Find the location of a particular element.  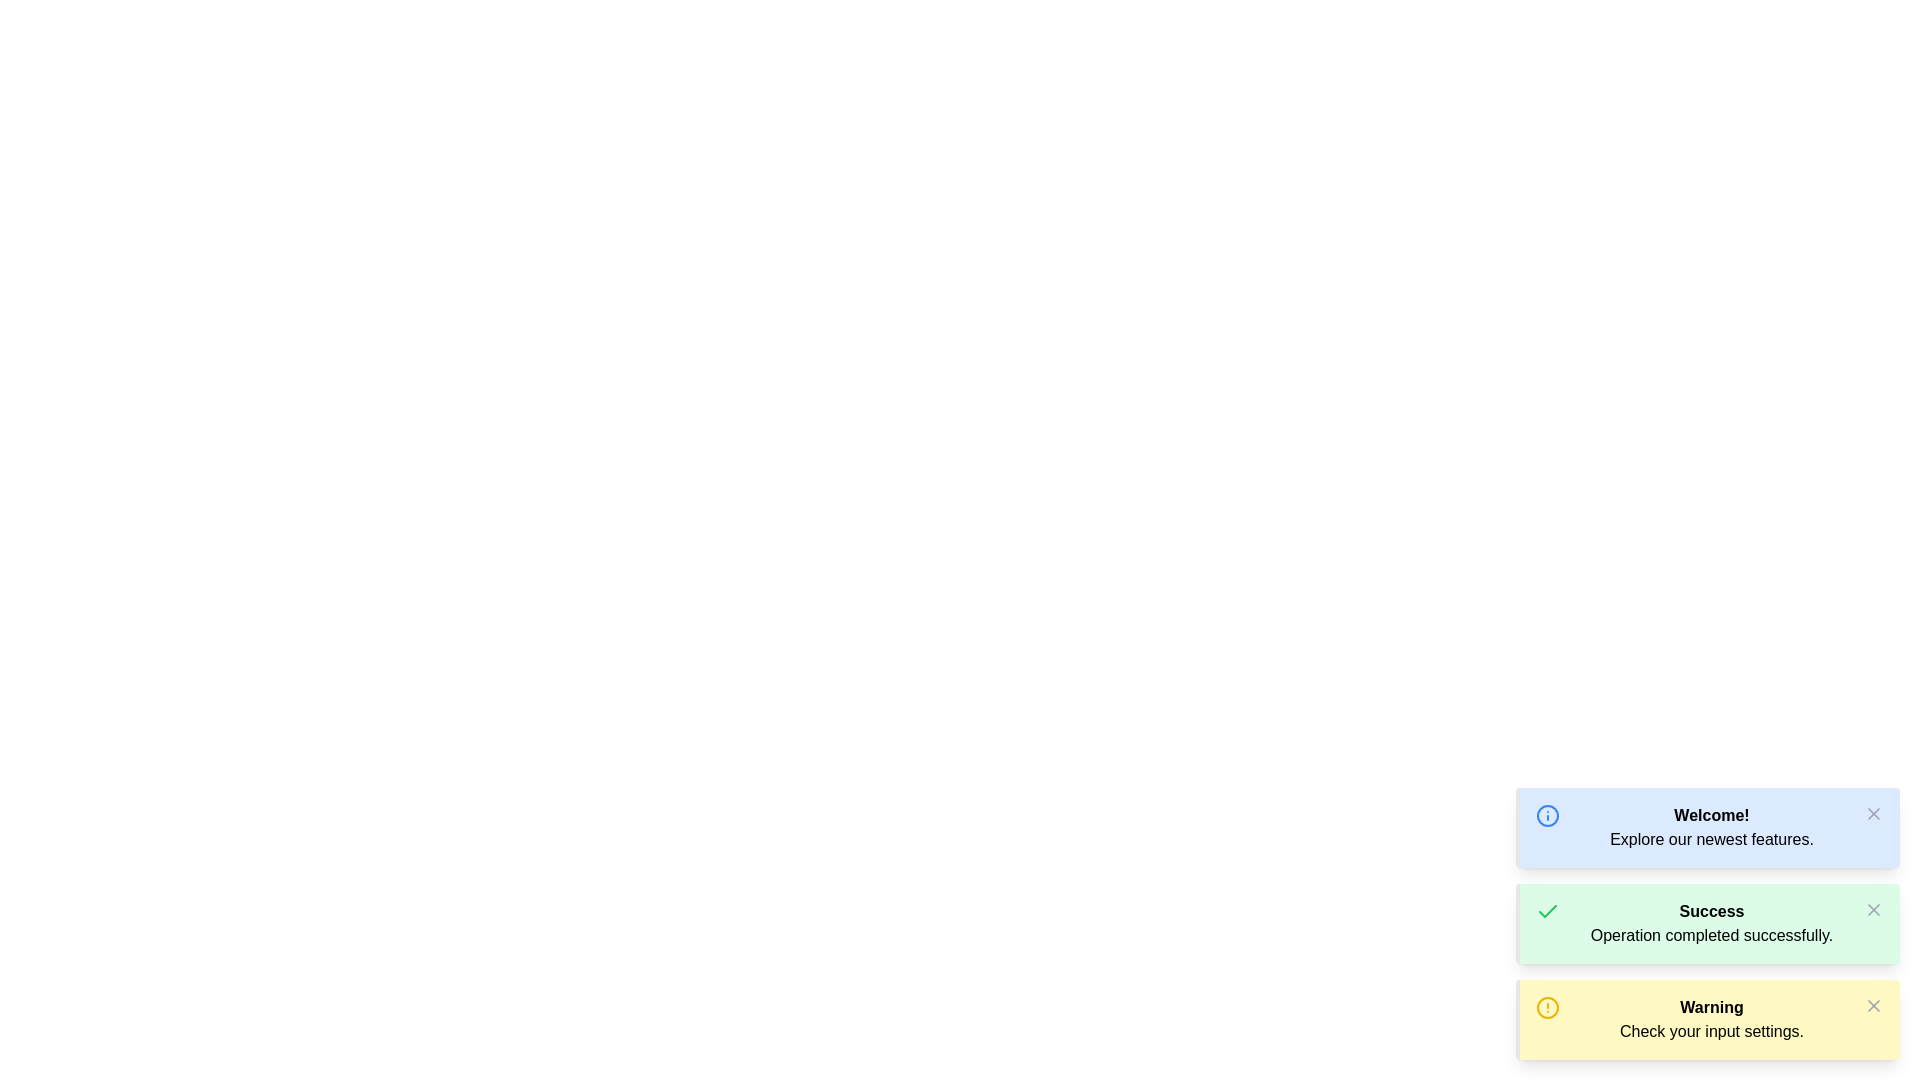

the text label that contains the message 'Check your input settings.' within the yellow notification box, located at the bottom of the warning notification is located at coordinates (1711, 1032).